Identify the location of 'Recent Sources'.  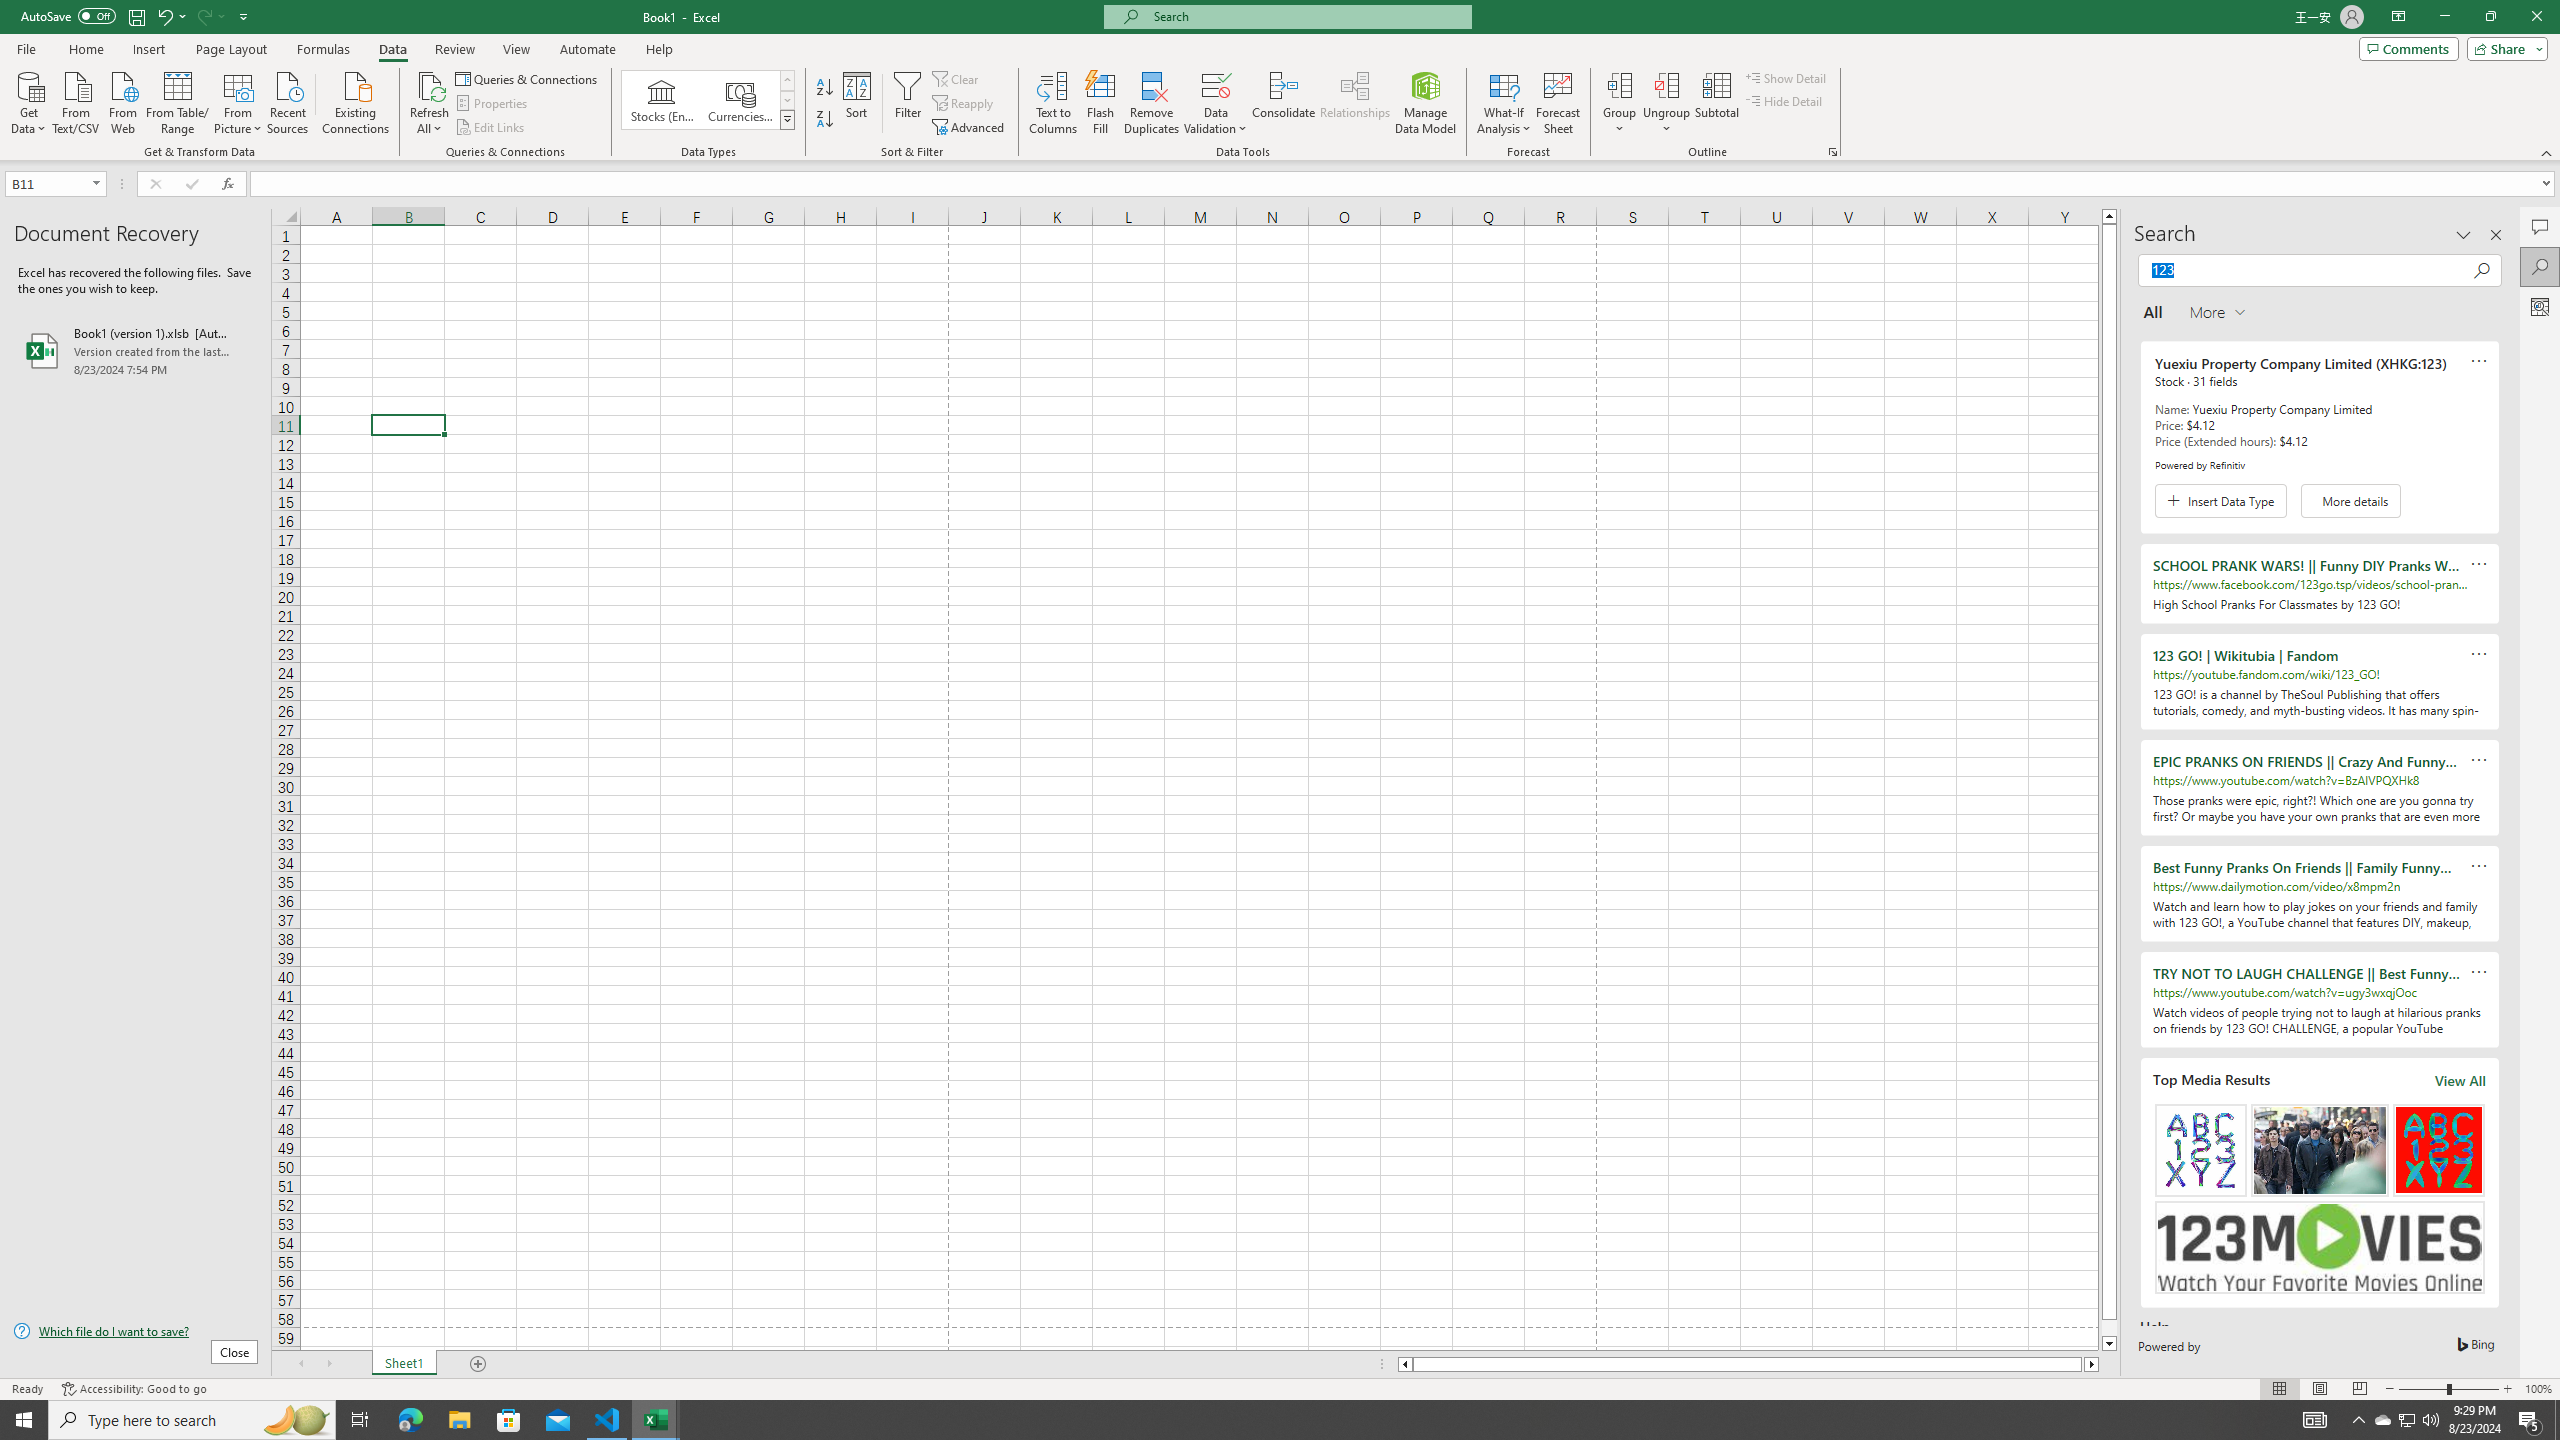
(288, 100).